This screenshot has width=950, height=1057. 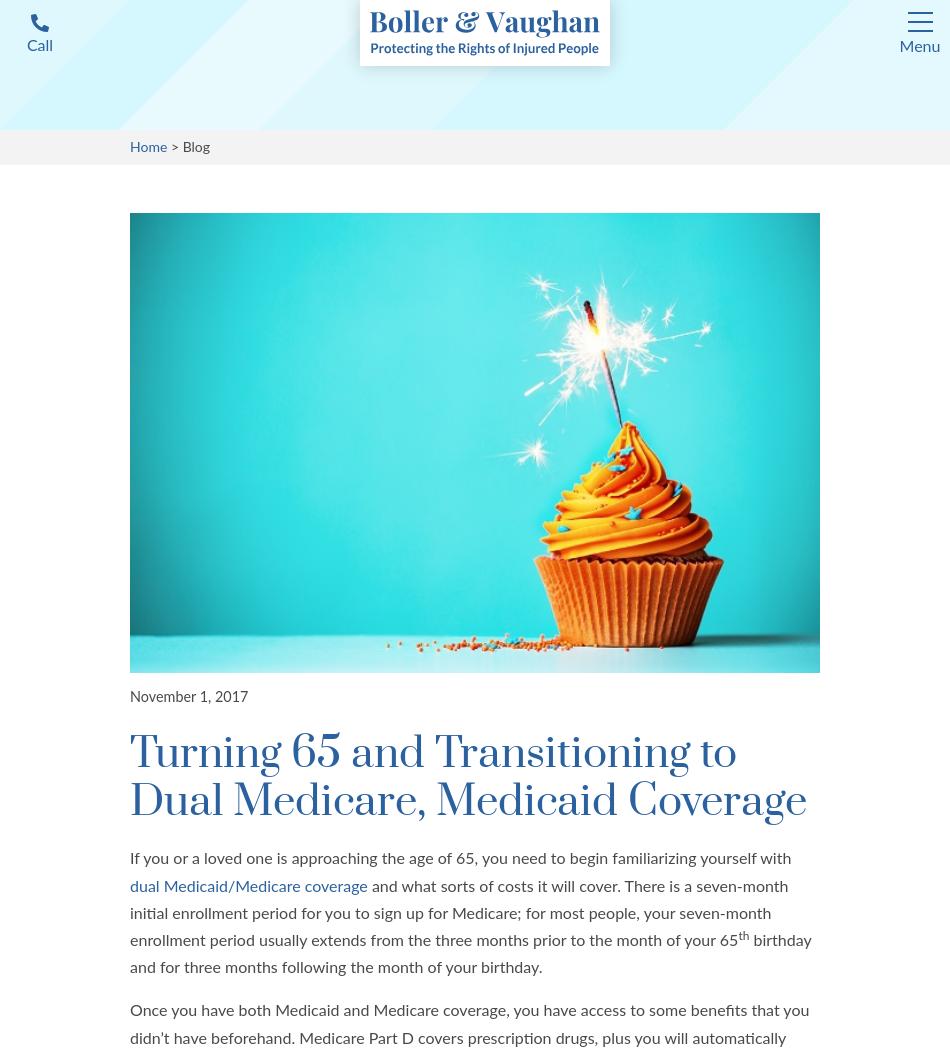 What do you see at coordinates (459, 858) in the screenshot?
I see `'If you or a loved one is approaching the age of 65, you need to begin familiarizing yourself with'` at bounding box center [459, 858].